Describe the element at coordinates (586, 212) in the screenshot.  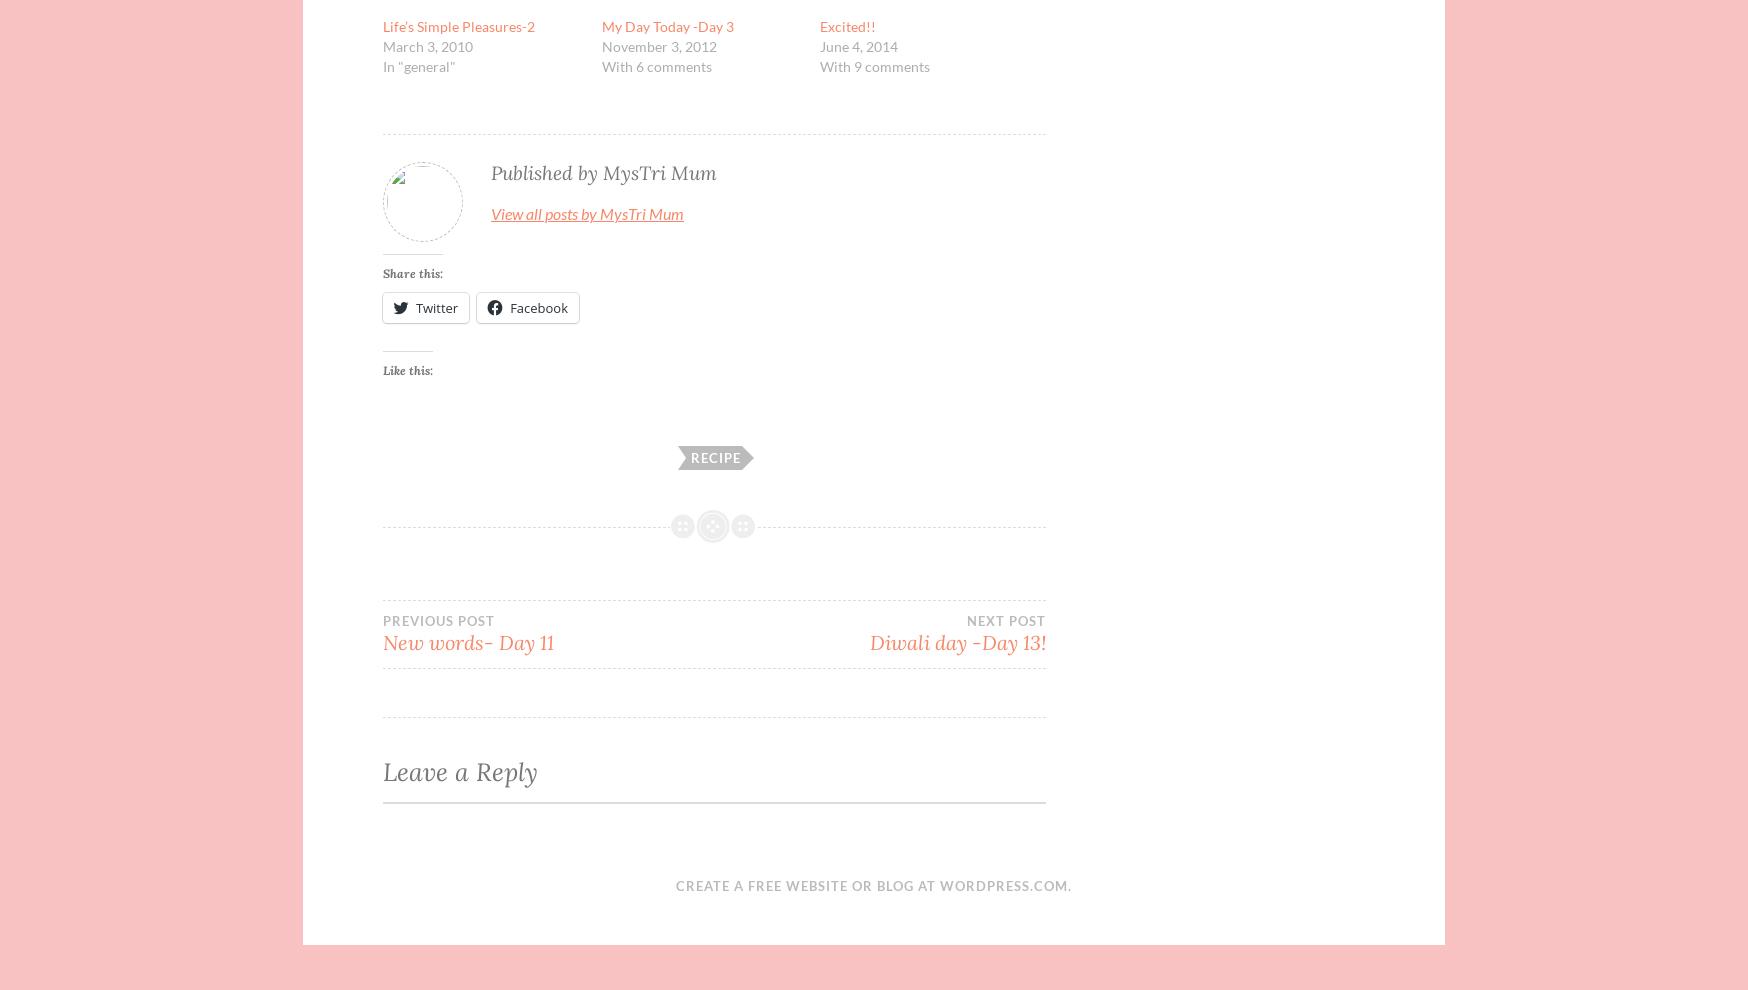
I see `'View all posts by MysTri Mum'` at that location.